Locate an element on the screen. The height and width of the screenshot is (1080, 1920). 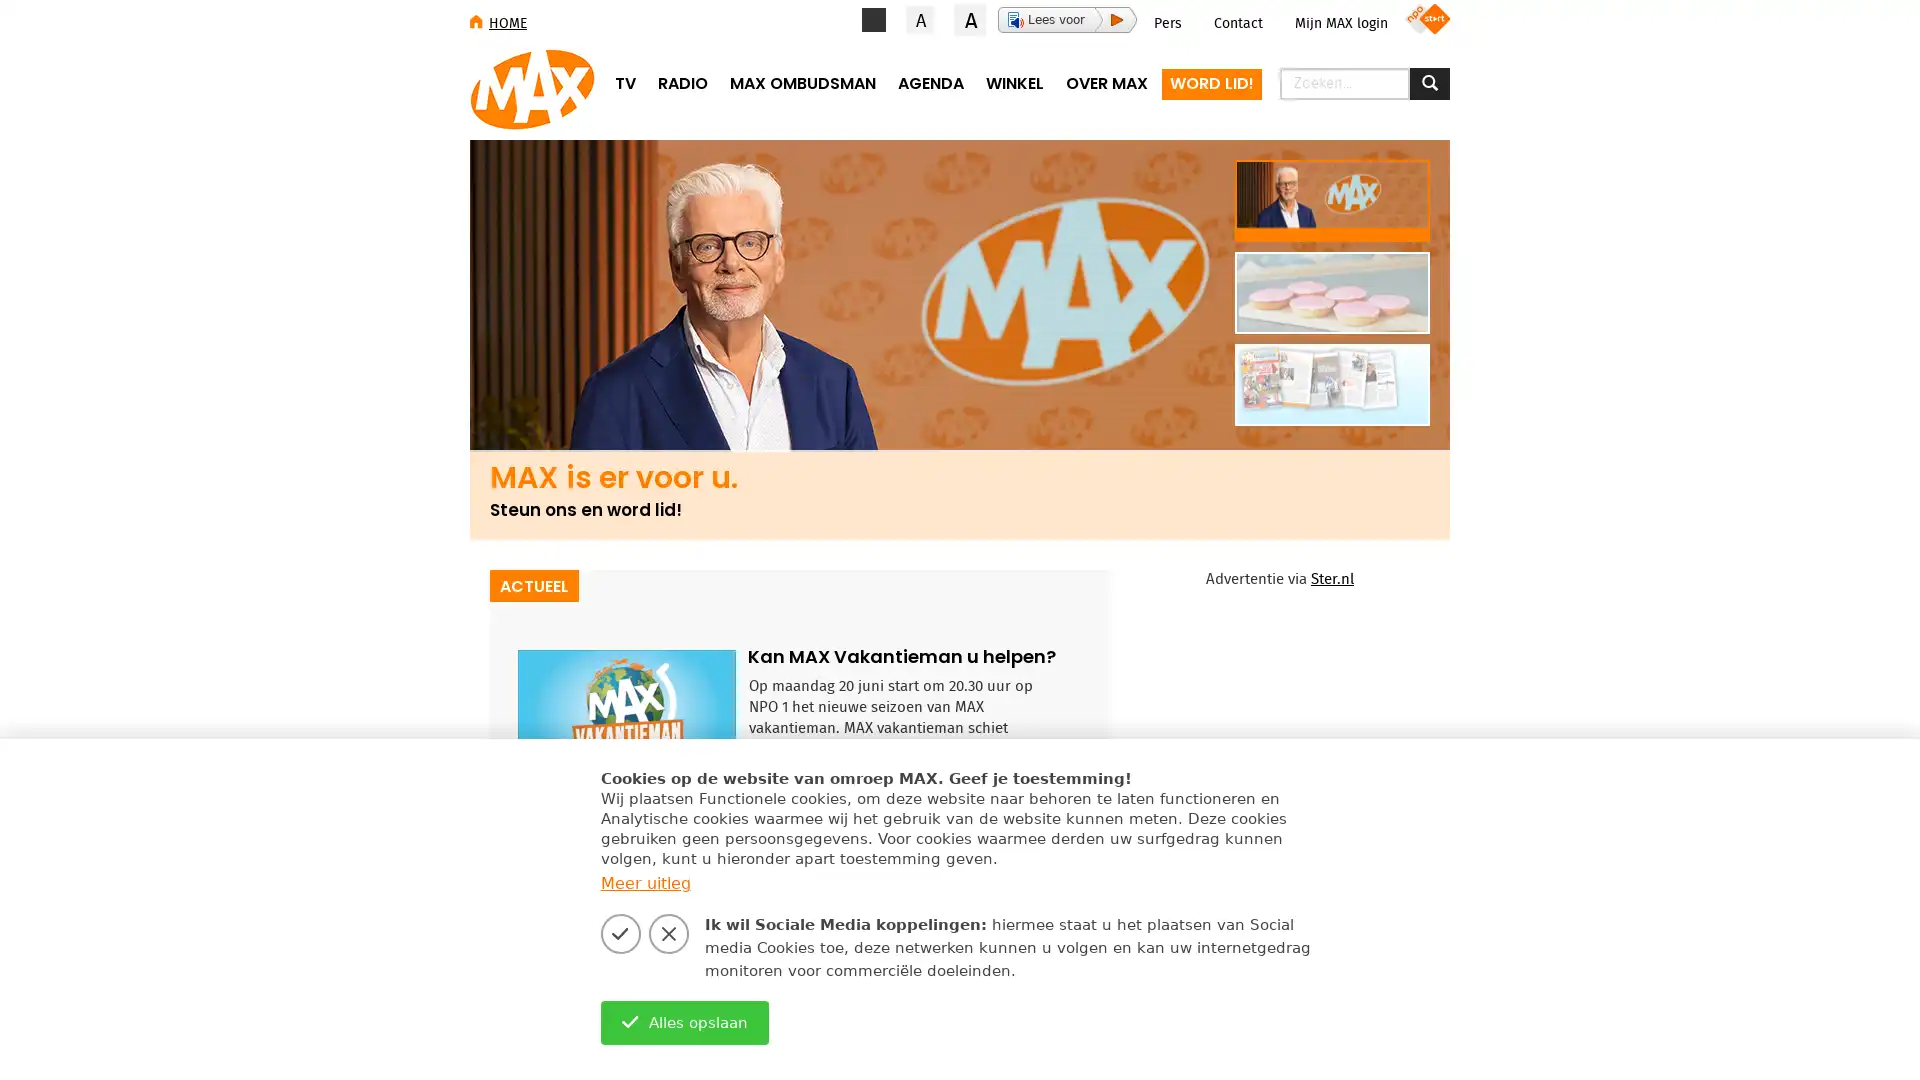
Alles opslaan is located at coordinates (684, 1022).